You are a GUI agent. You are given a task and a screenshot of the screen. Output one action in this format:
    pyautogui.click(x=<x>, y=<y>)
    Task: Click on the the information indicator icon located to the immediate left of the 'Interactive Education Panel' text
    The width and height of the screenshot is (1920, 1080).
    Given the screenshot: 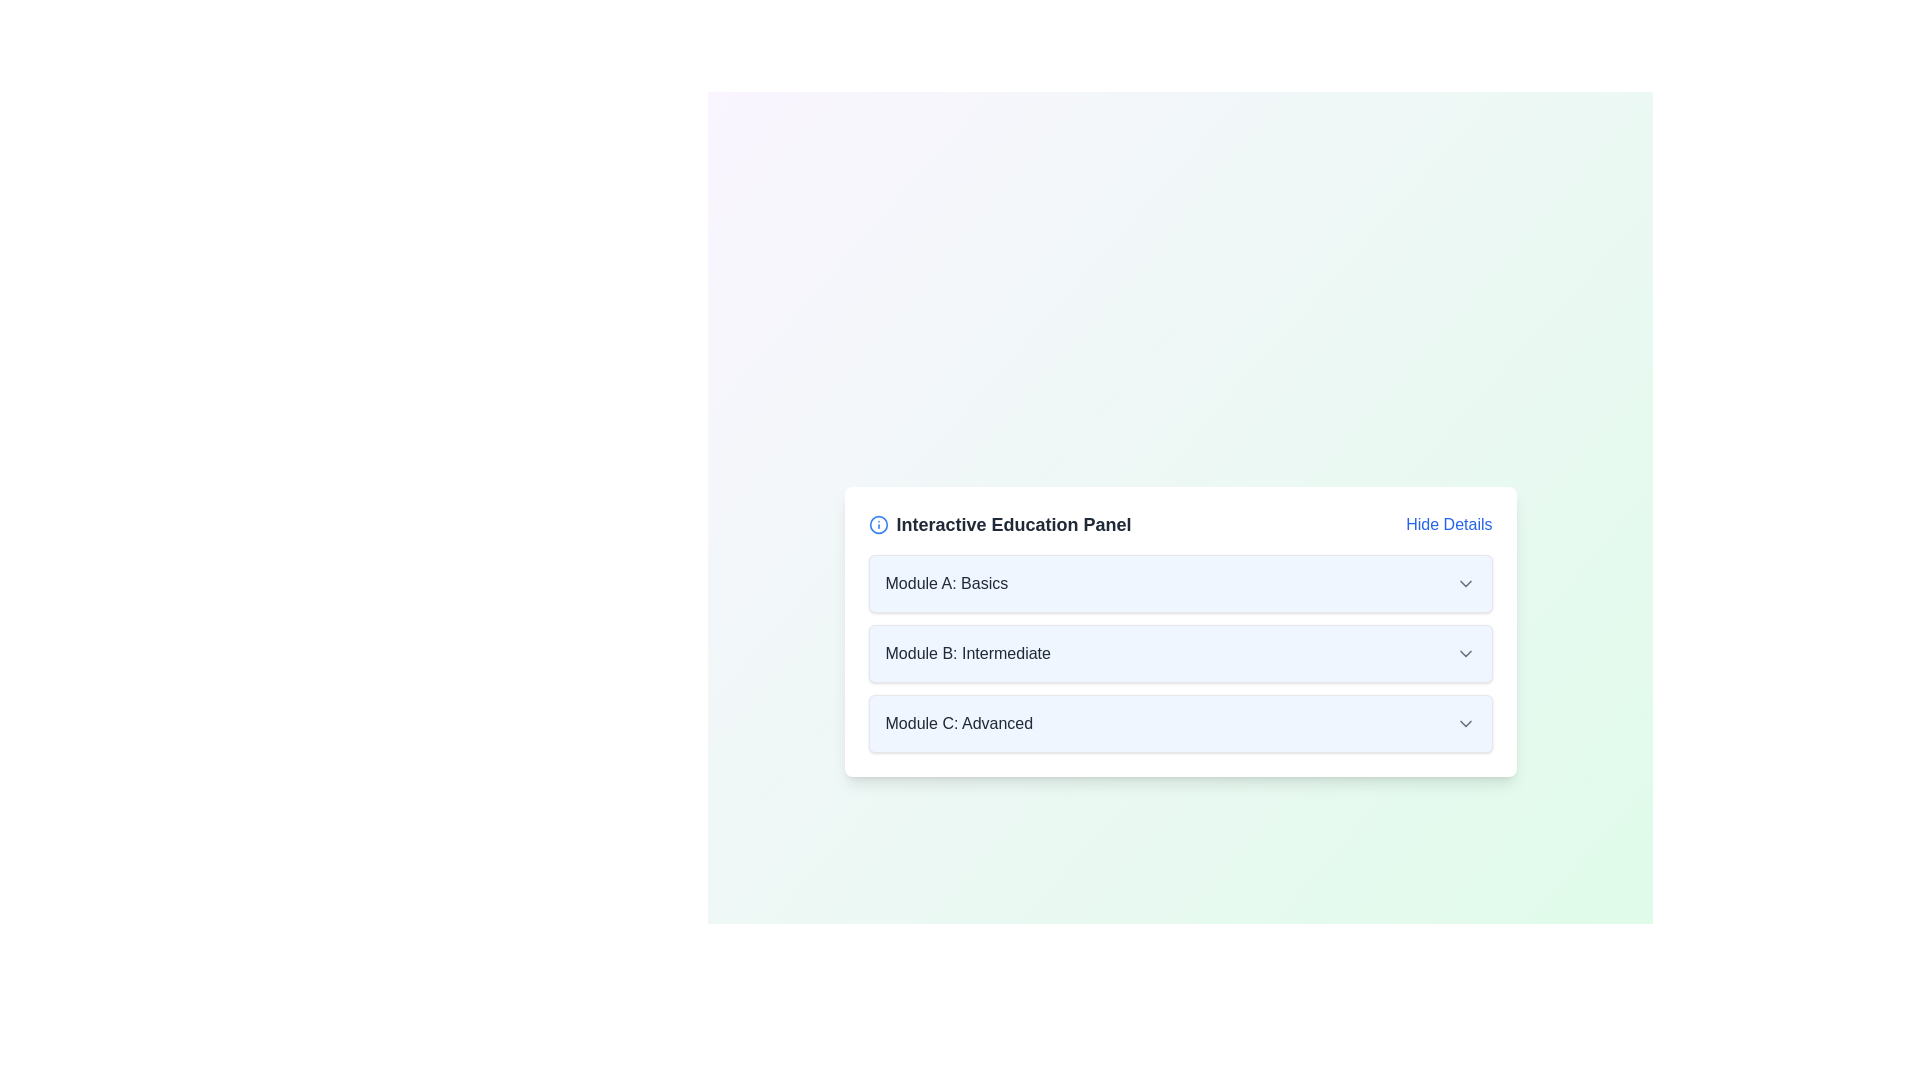 What is the action you would take?
    pyautogui.click(x=878, y=523)
    